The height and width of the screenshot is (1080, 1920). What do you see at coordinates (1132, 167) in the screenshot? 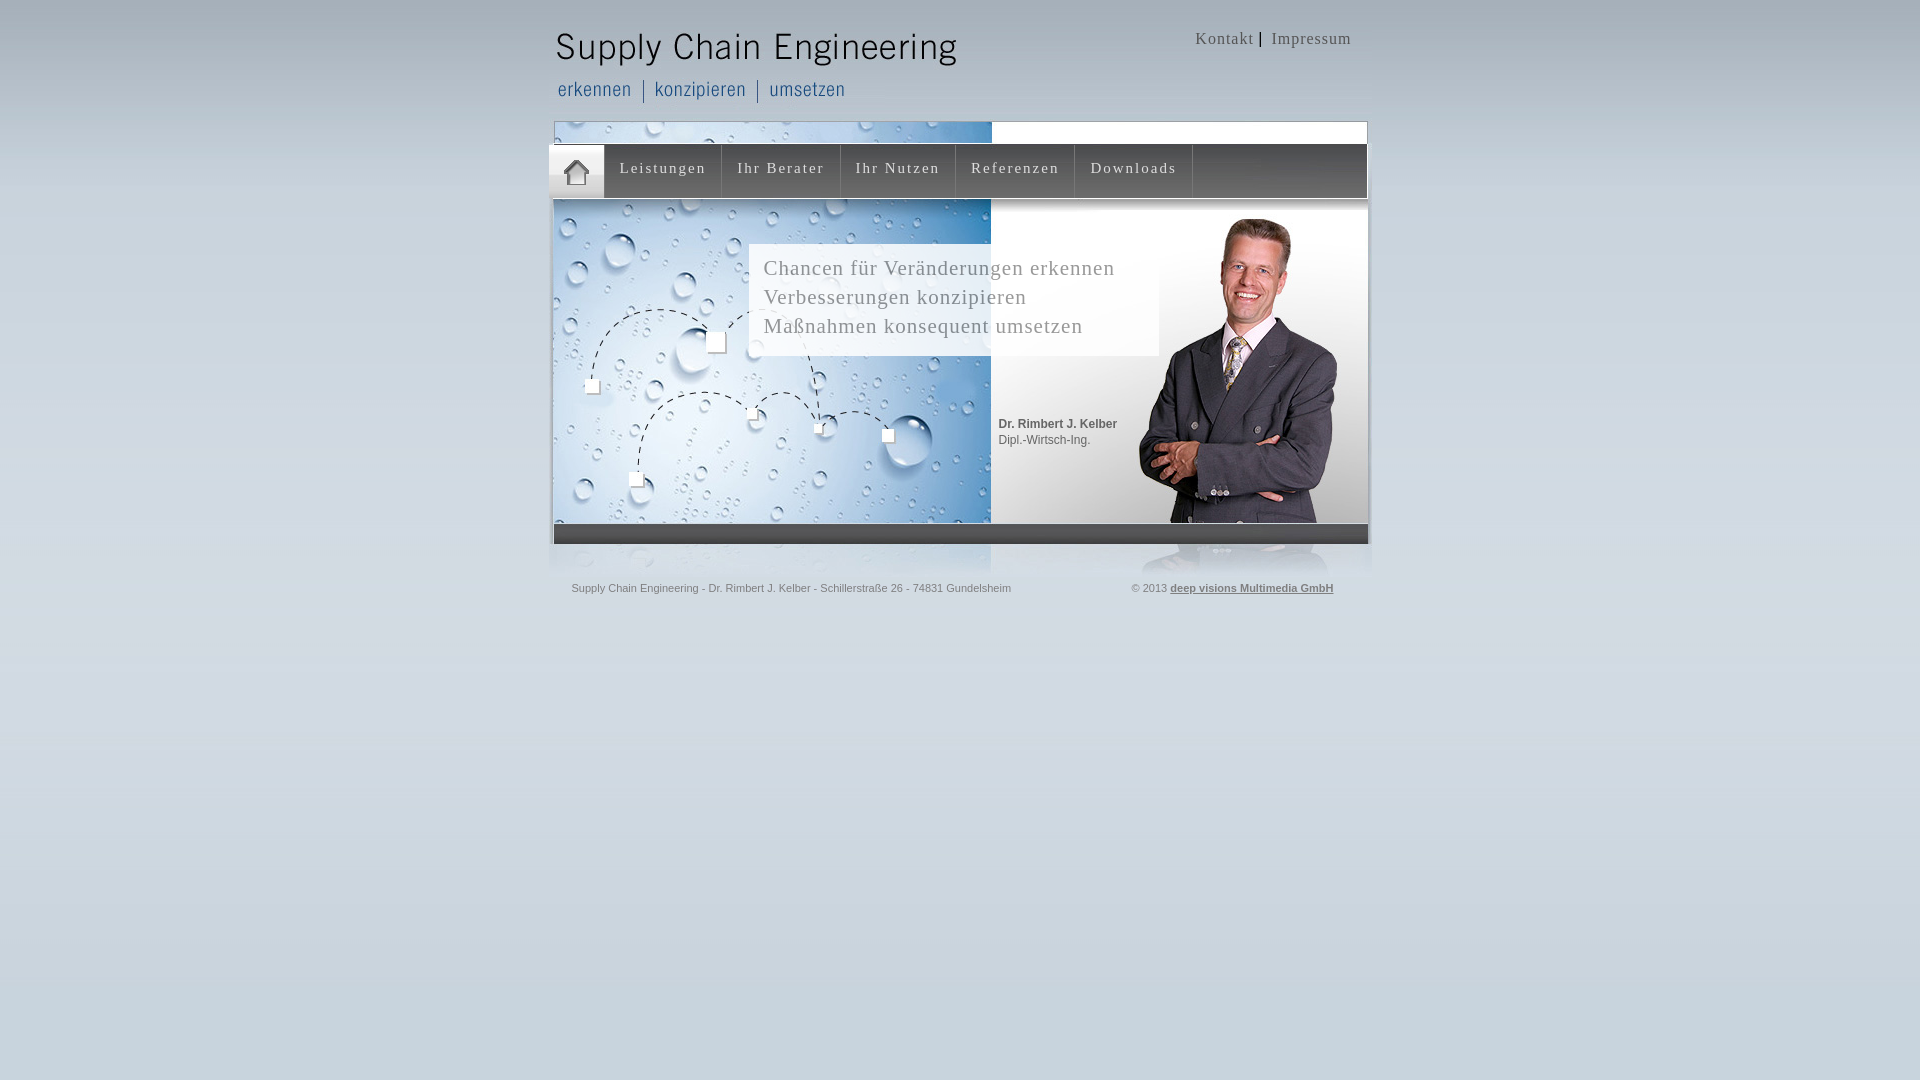
I see `'Downloads'` at bounding box center [1132, 167].